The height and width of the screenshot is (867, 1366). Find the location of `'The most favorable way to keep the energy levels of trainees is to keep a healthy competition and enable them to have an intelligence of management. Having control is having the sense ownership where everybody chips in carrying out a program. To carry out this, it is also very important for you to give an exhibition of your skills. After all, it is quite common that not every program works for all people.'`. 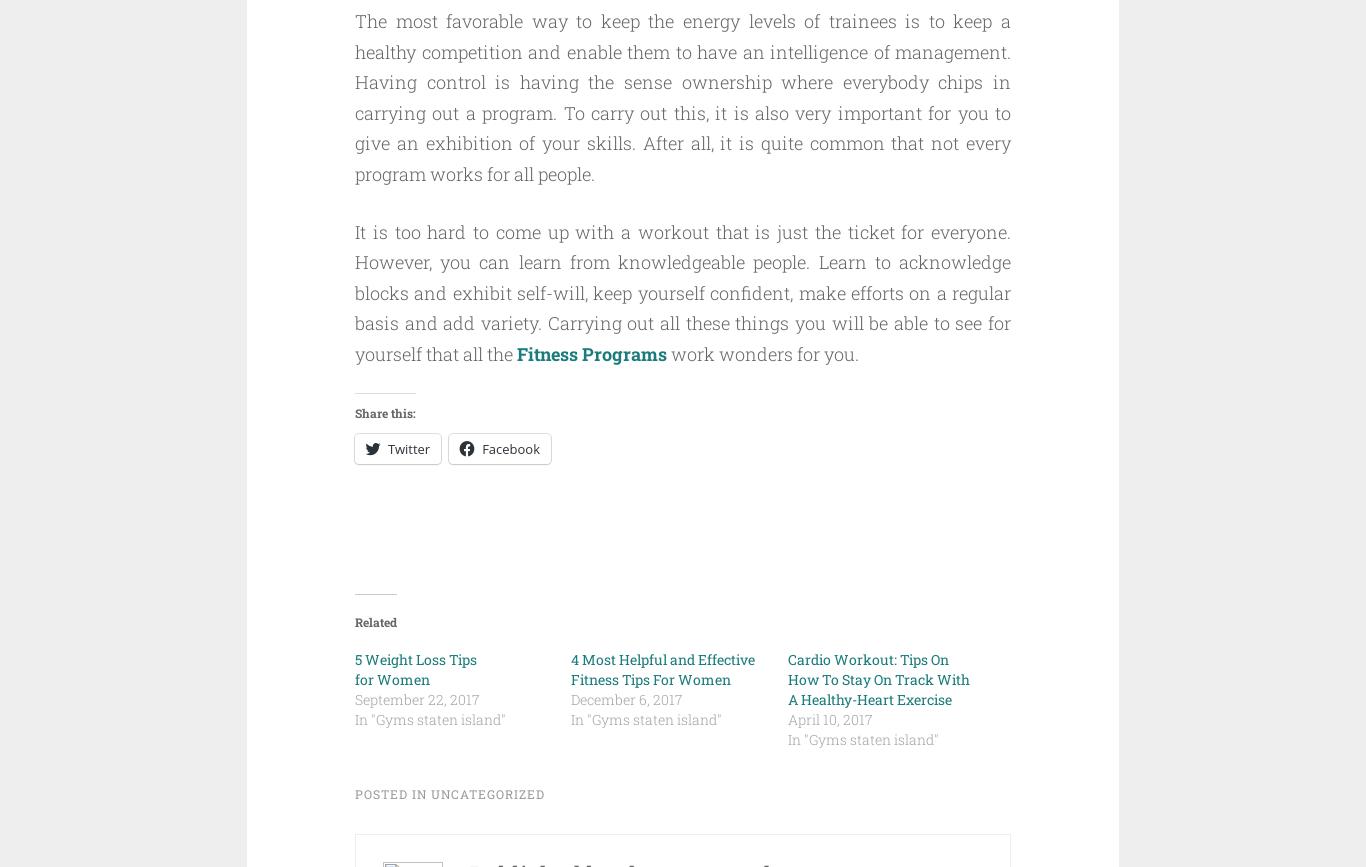

'The most favorable way to keep the energy levels of trainees is to keep a healthy competition and enable them to have an intelligence of management. Having control is having the sense ownership where everybody chips in carrying out a program. To carry out this, it is also very important for you to give an exhibition of your skills. After all, it is quite common that not every program works for all people.' is located at coordinates (683, 97).